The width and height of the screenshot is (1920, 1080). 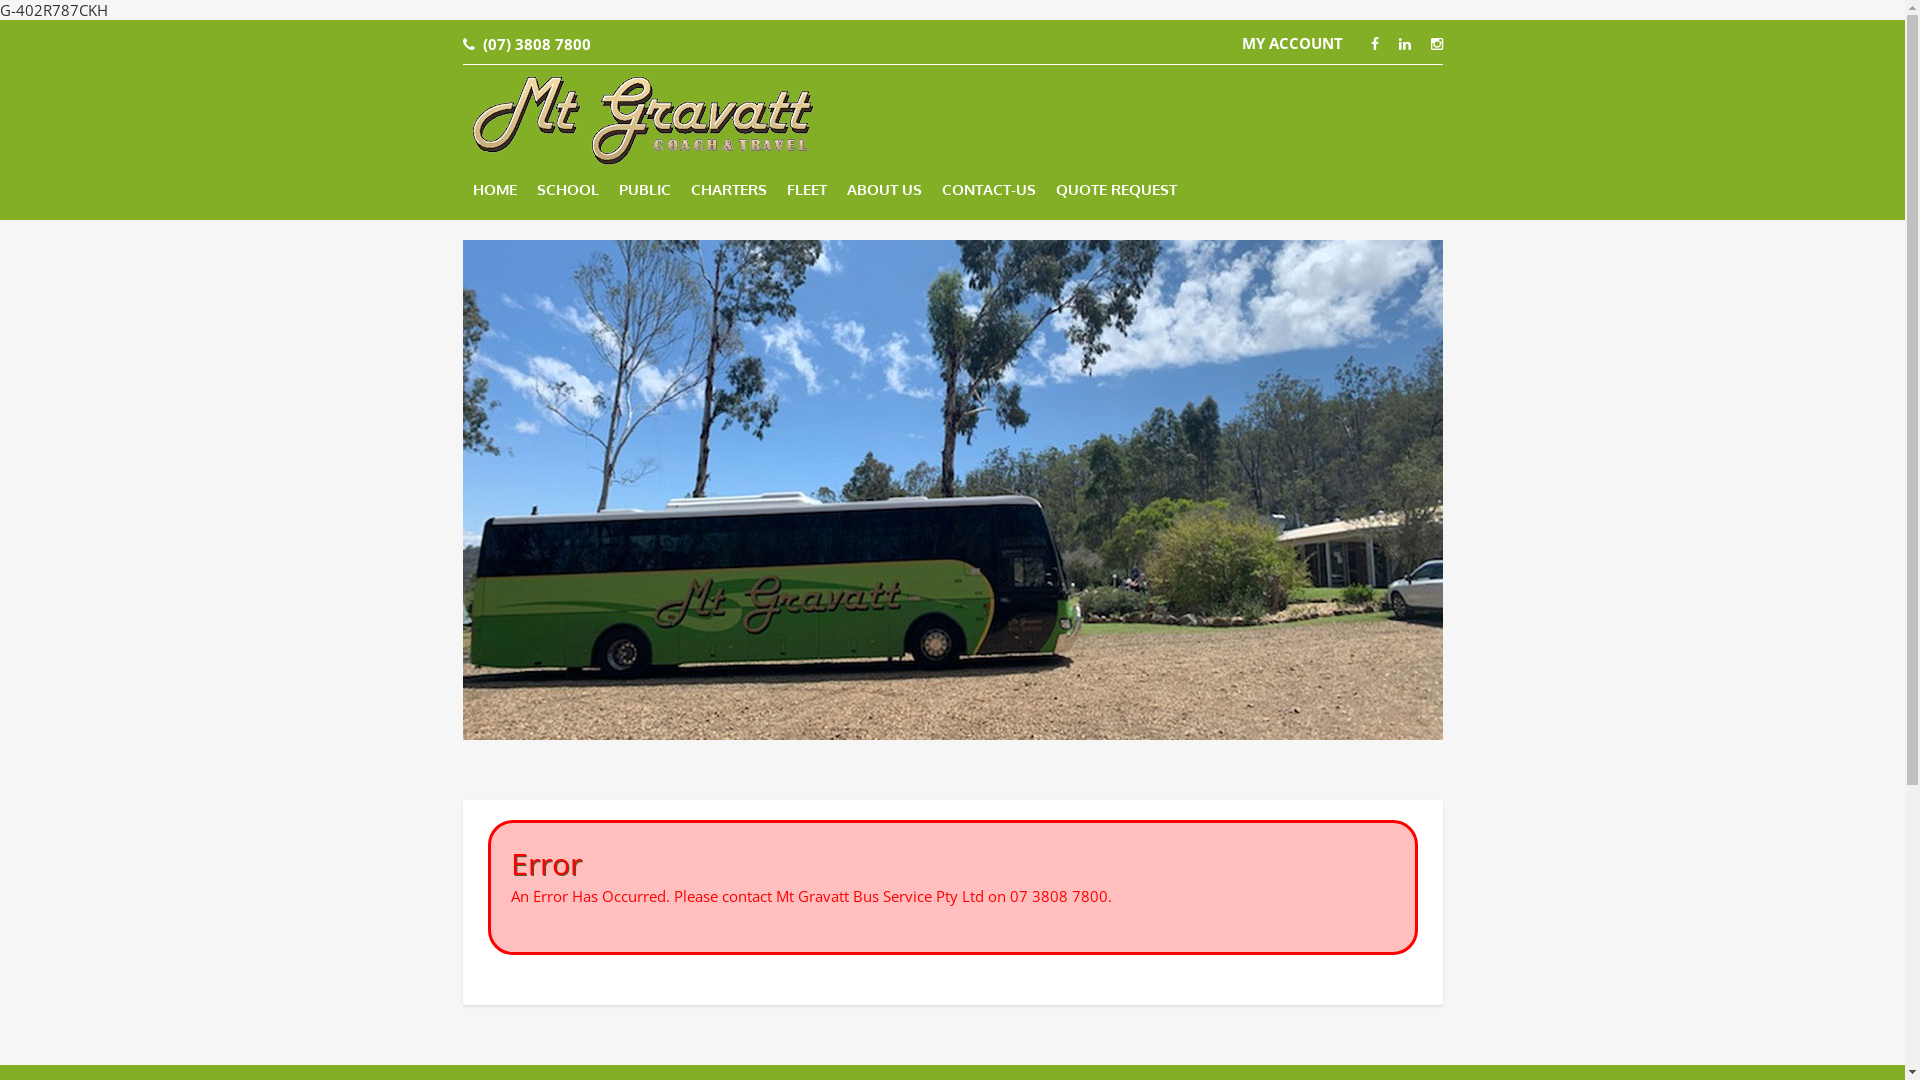 I want to click on 'FLEET', so click(x=806, y=189).